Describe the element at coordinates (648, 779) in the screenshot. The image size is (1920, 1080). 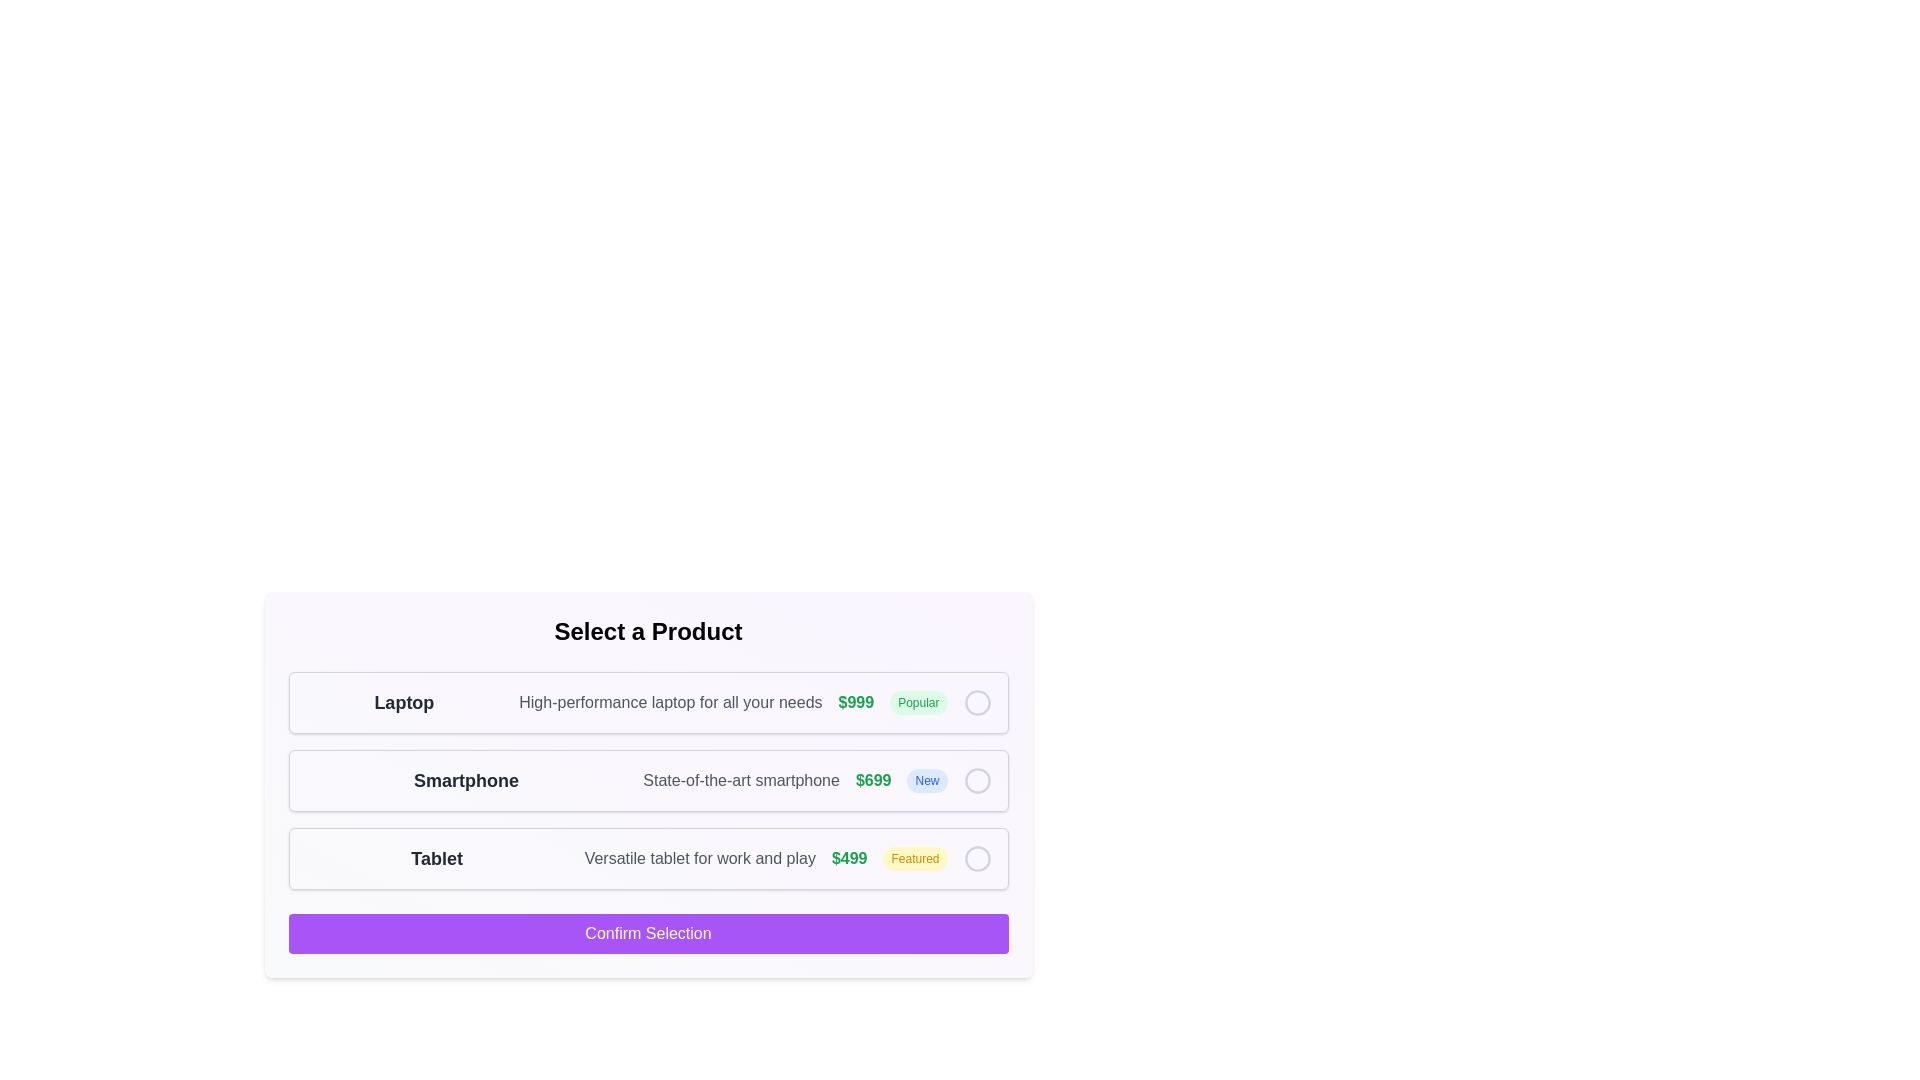
I see `the 'Smartphone' selectable product option, which is the second item in a vertical list of three options` at that location.